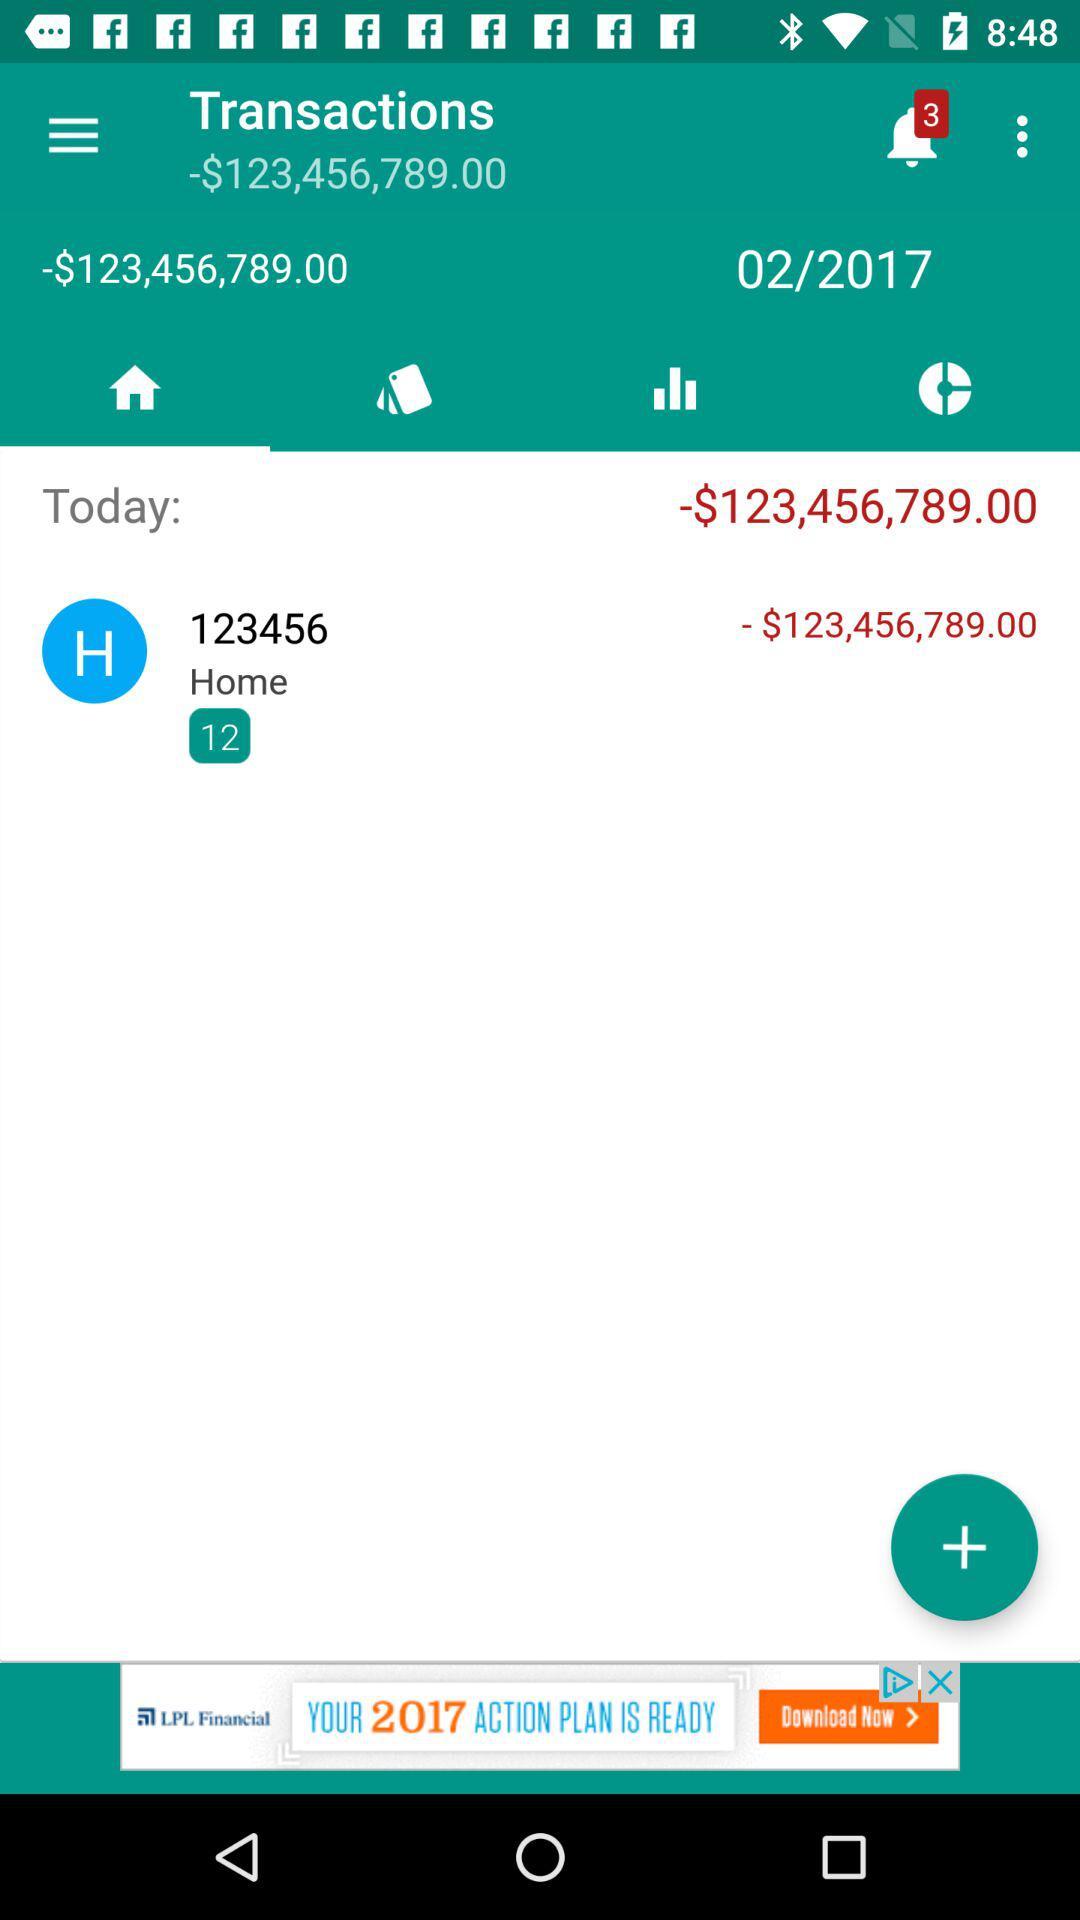 The width and height of the screenshot is (1080, 1920). Describe the element at coordinates (612, 734) in the screenshot. I see `the ,,  icon` at that location.